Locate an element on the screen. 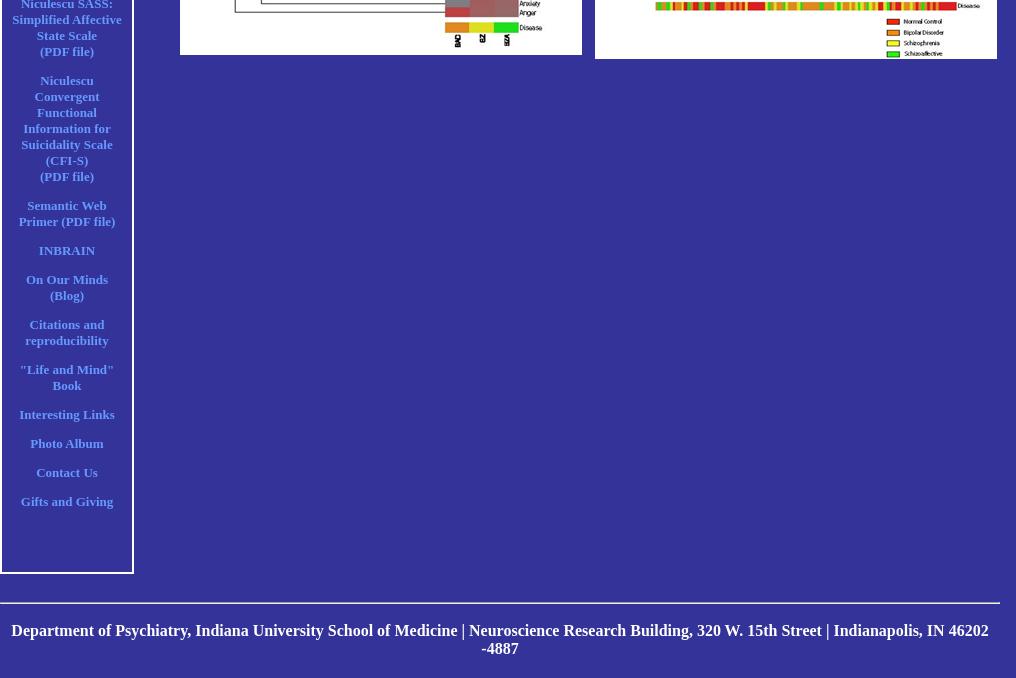 The height and width of the screenshot is (678, 1016). 'Book' is located at coordinates (51, 384).